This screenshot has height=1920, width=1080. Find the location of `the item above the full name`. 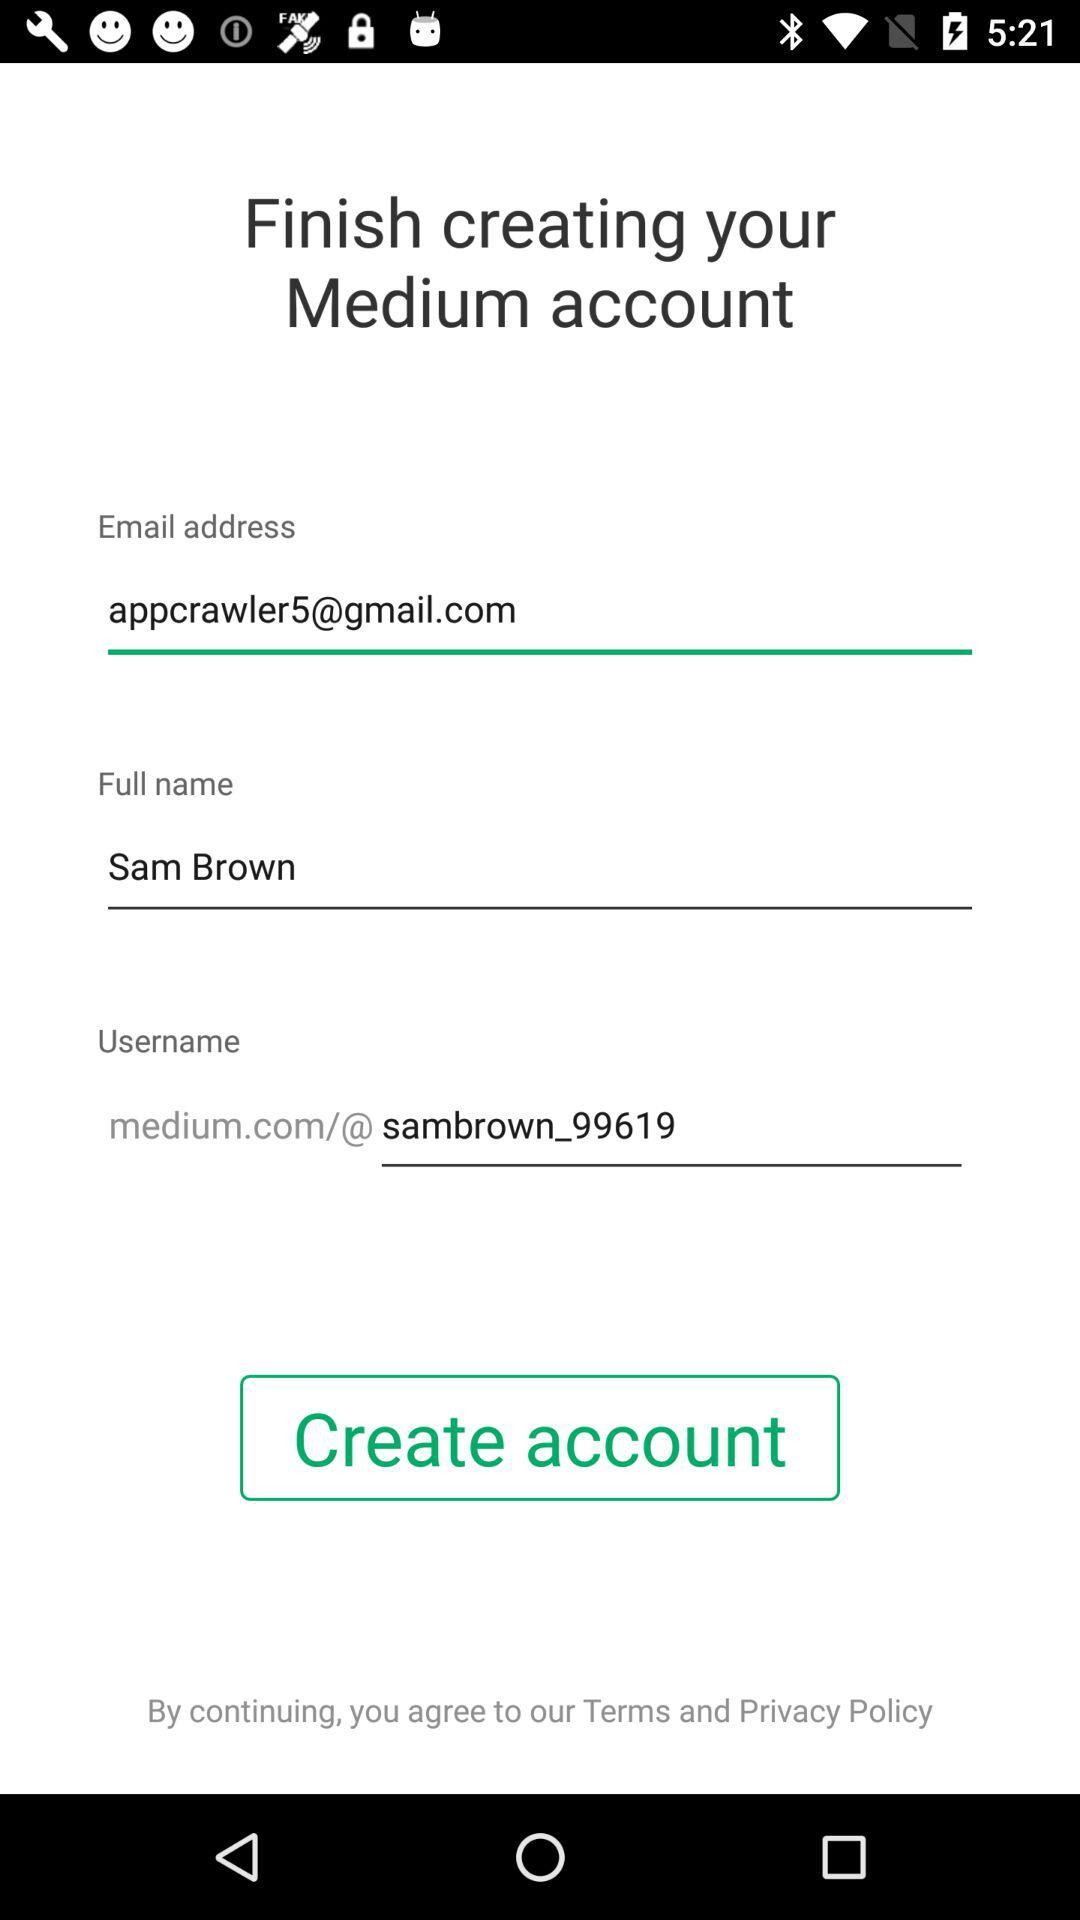

the item above the full name is located at coordinates (540, 608).